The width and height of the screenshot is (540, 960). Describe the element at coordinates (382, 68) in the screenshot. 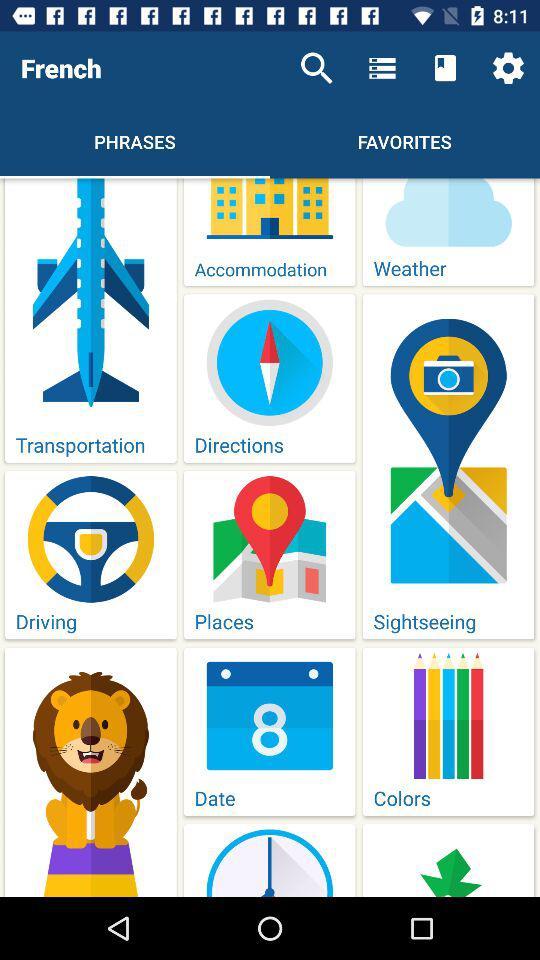

I see `the item above the favorites item` at that location.